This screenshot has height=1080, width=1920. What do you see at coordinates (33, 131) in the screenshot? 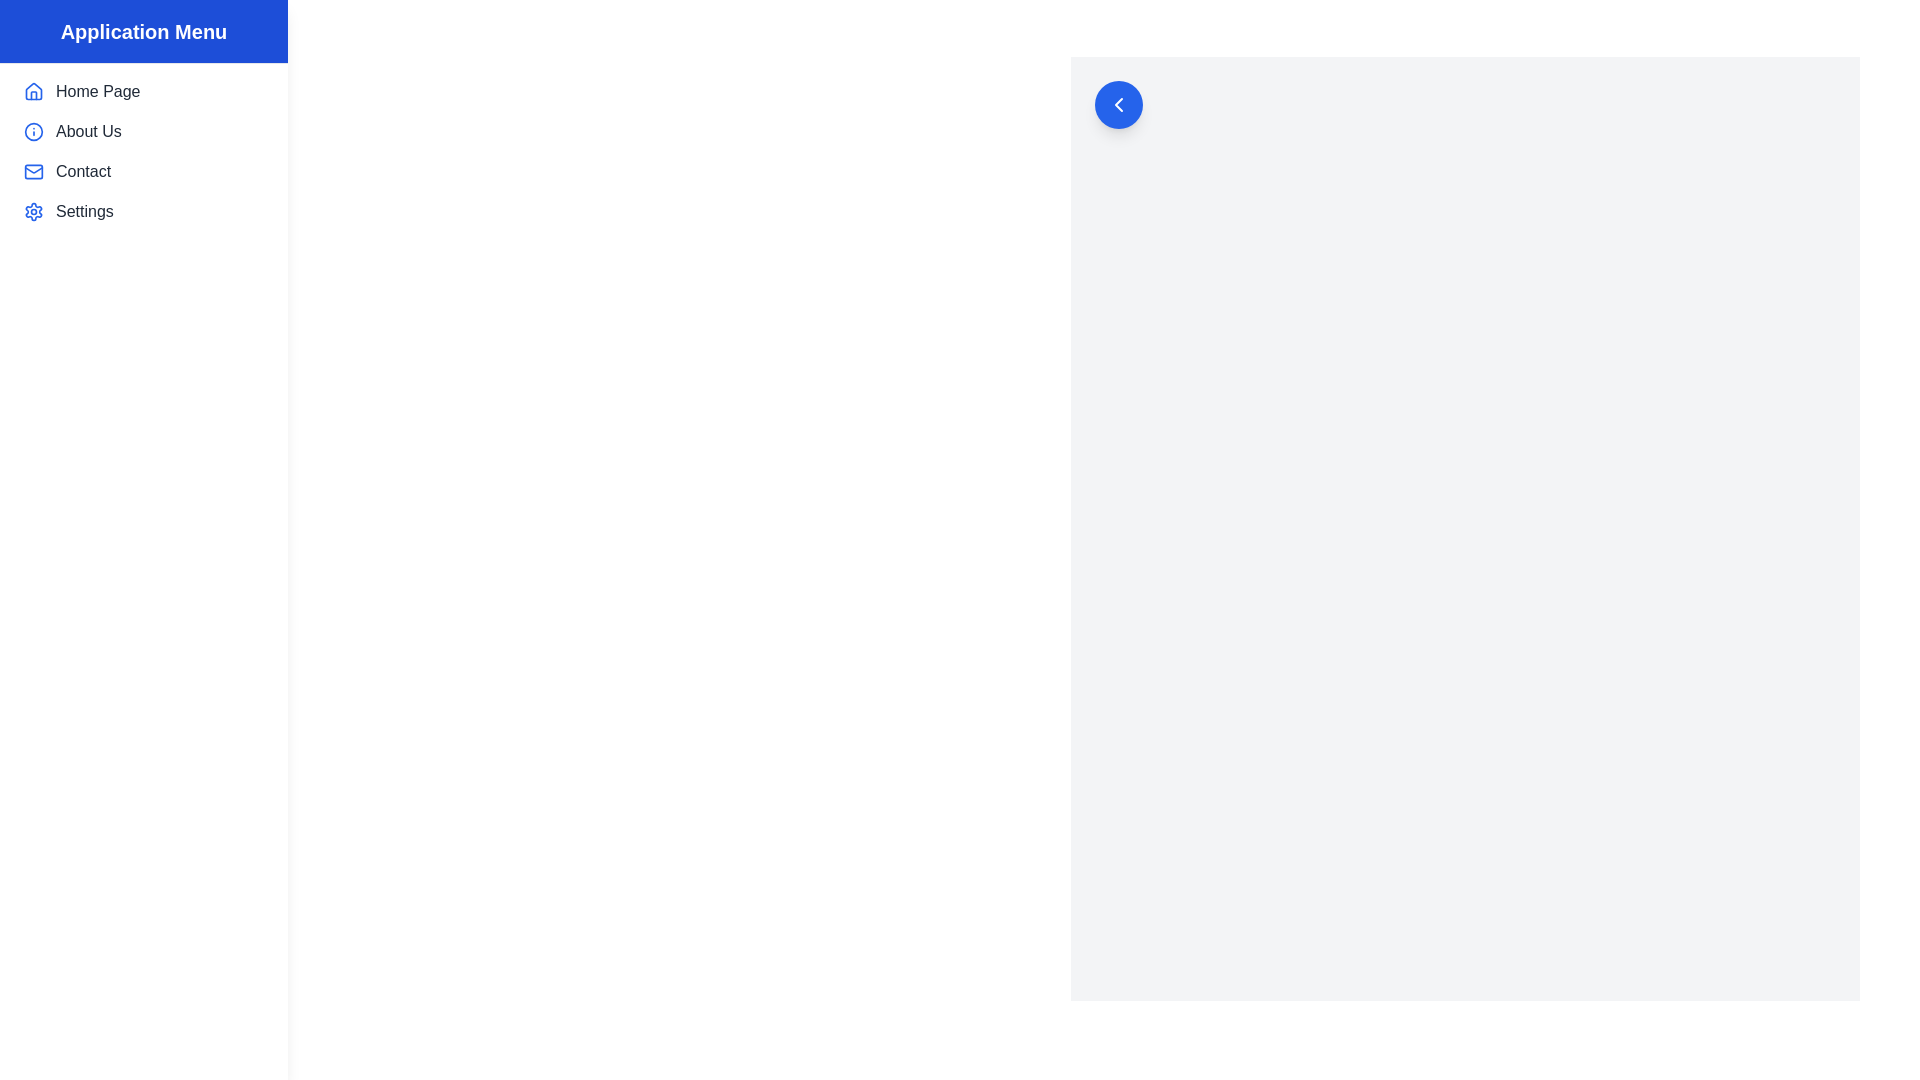
I see `the information icon located on the left sidebar next to the 'About Us' text label` at bounding box center [33, 131].